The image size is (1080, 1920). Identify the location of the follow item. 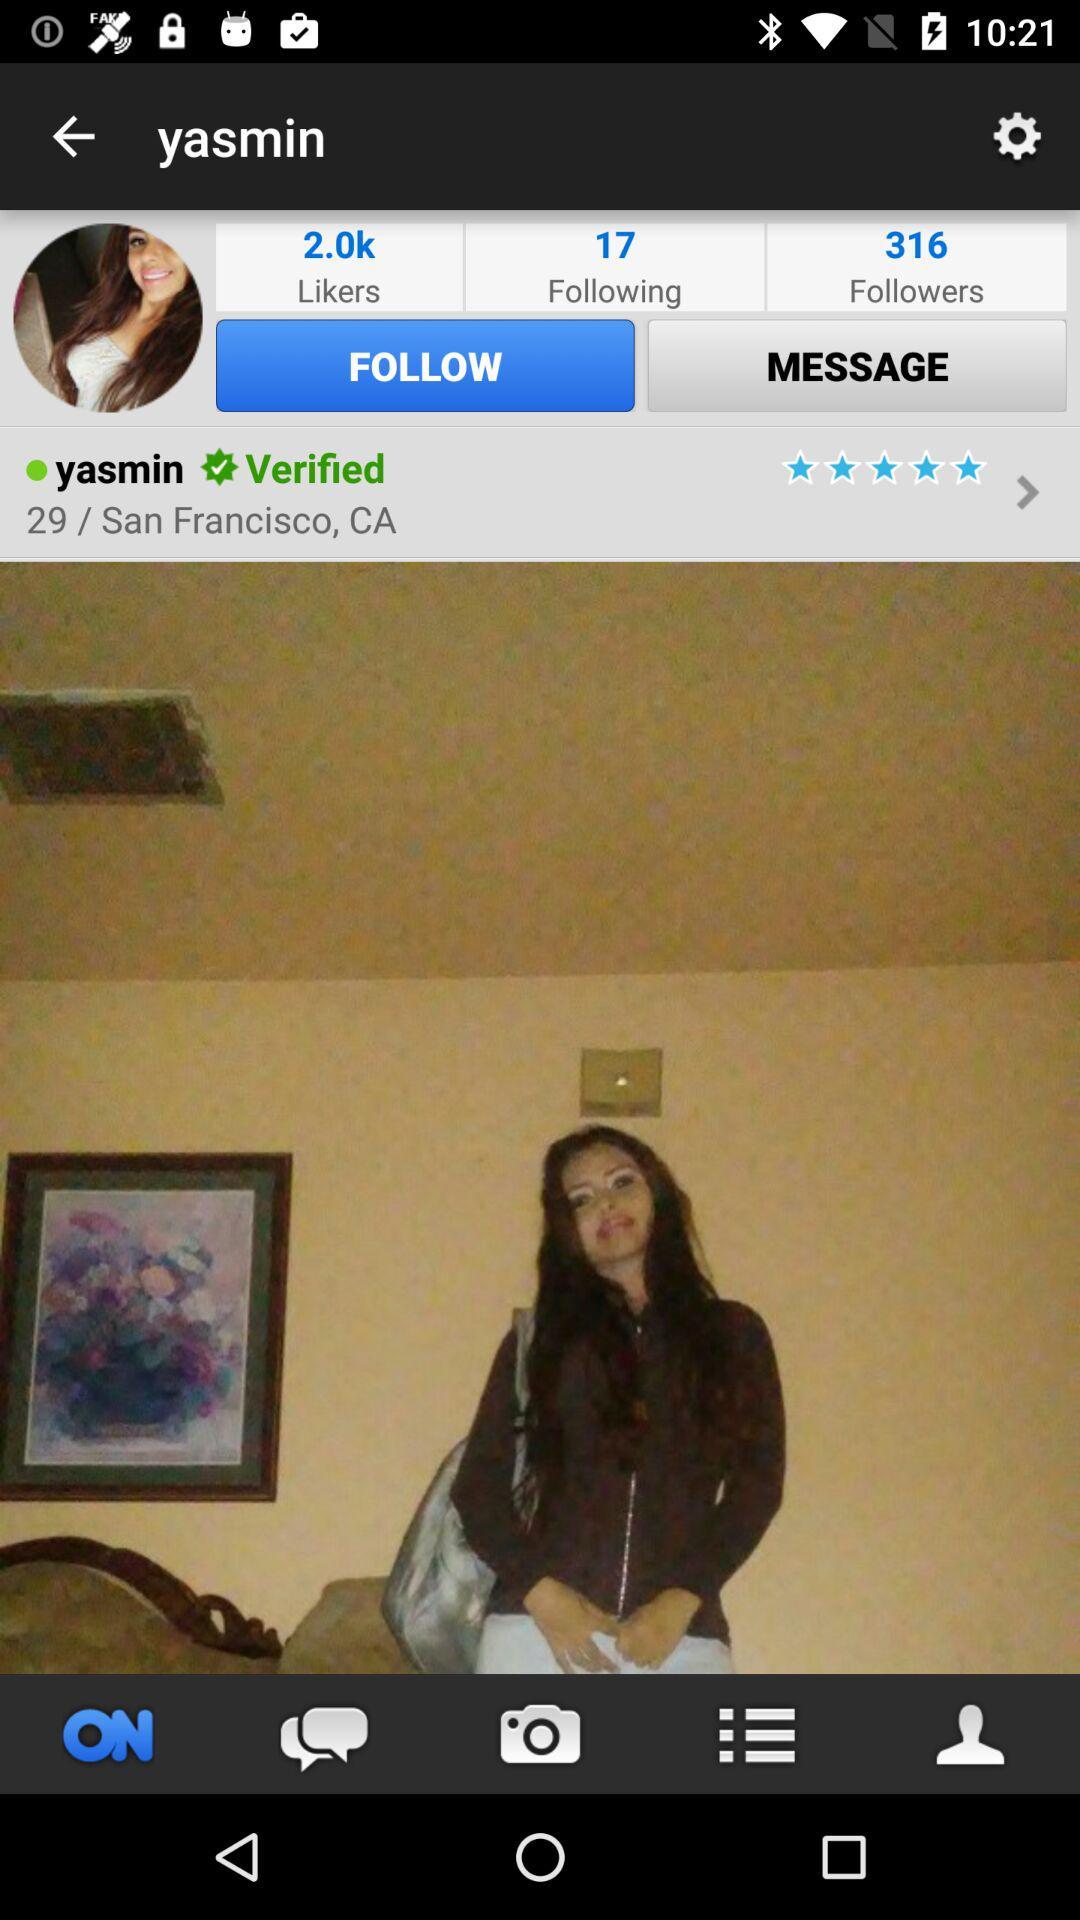
(424, 365).